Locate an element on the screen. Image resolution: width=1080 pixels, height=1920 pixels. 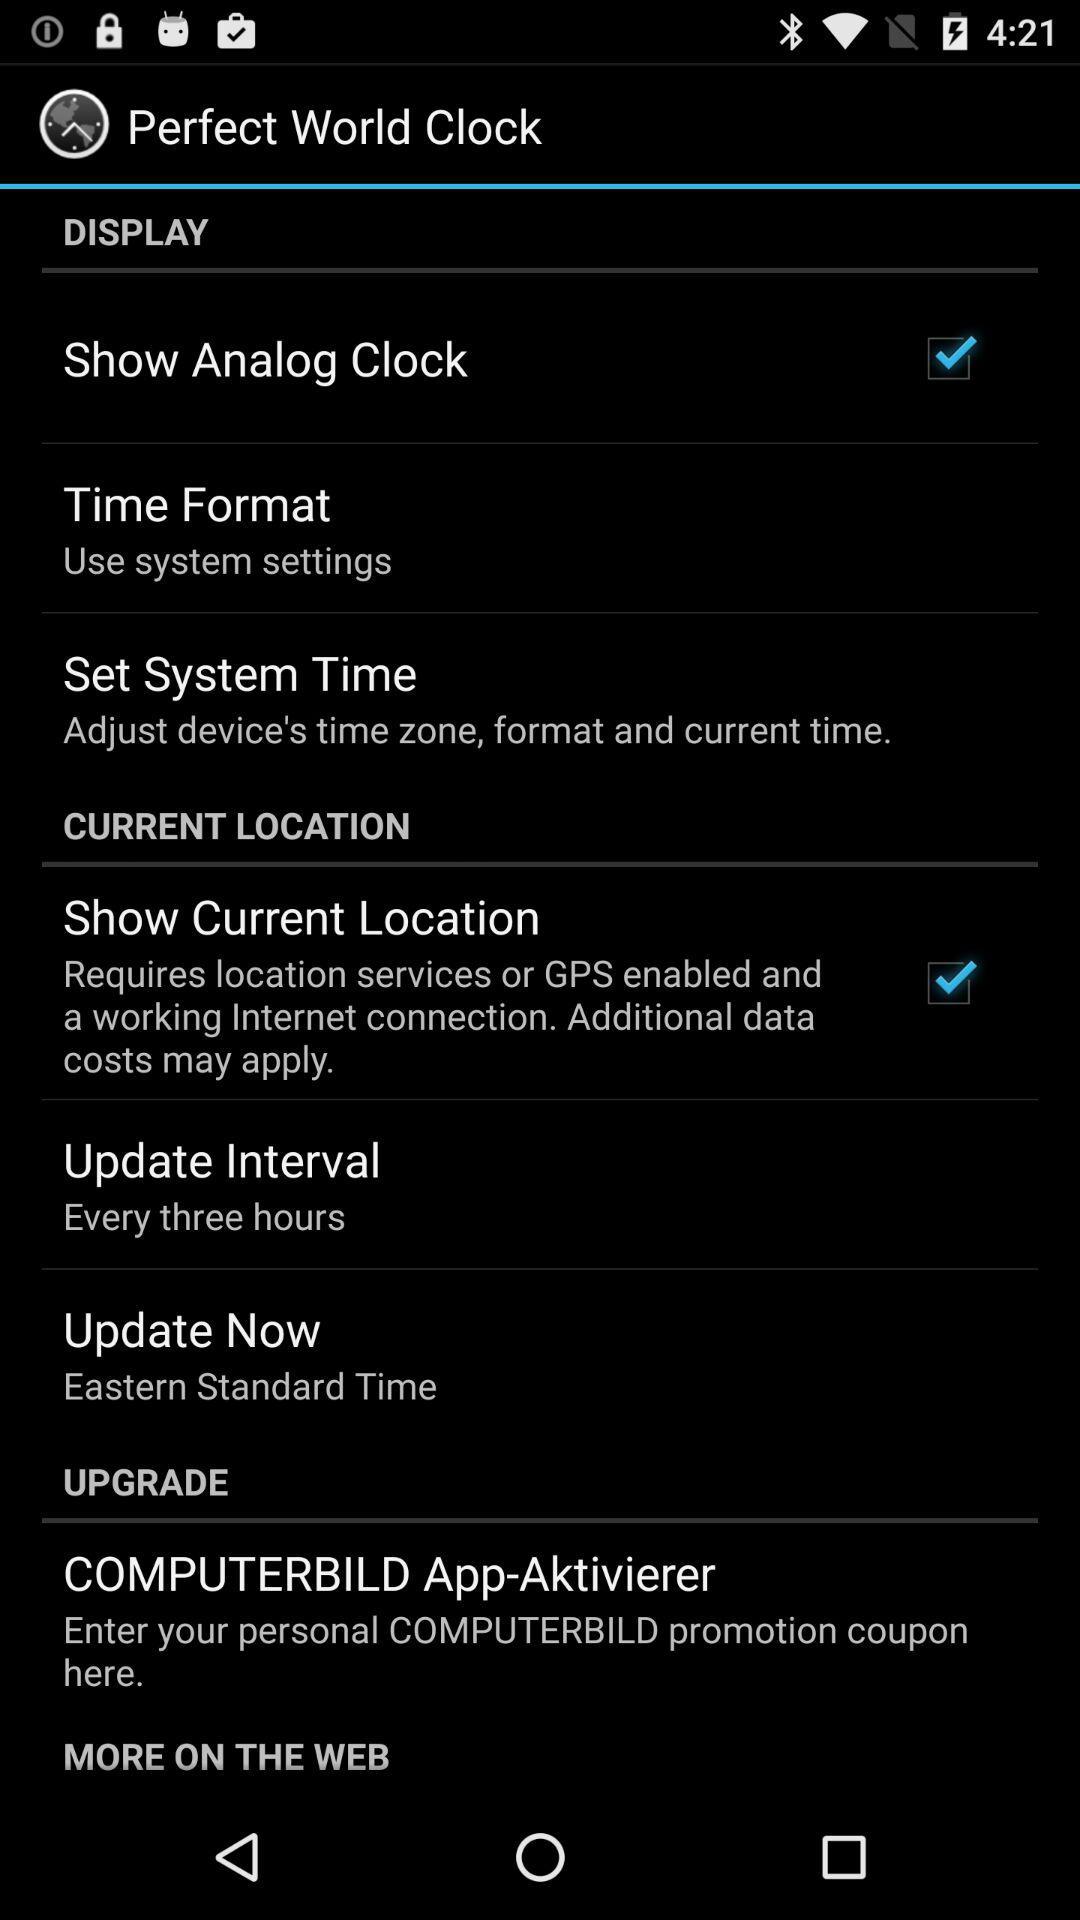
the app below update interval icon is located at coordinates (204, 1214).